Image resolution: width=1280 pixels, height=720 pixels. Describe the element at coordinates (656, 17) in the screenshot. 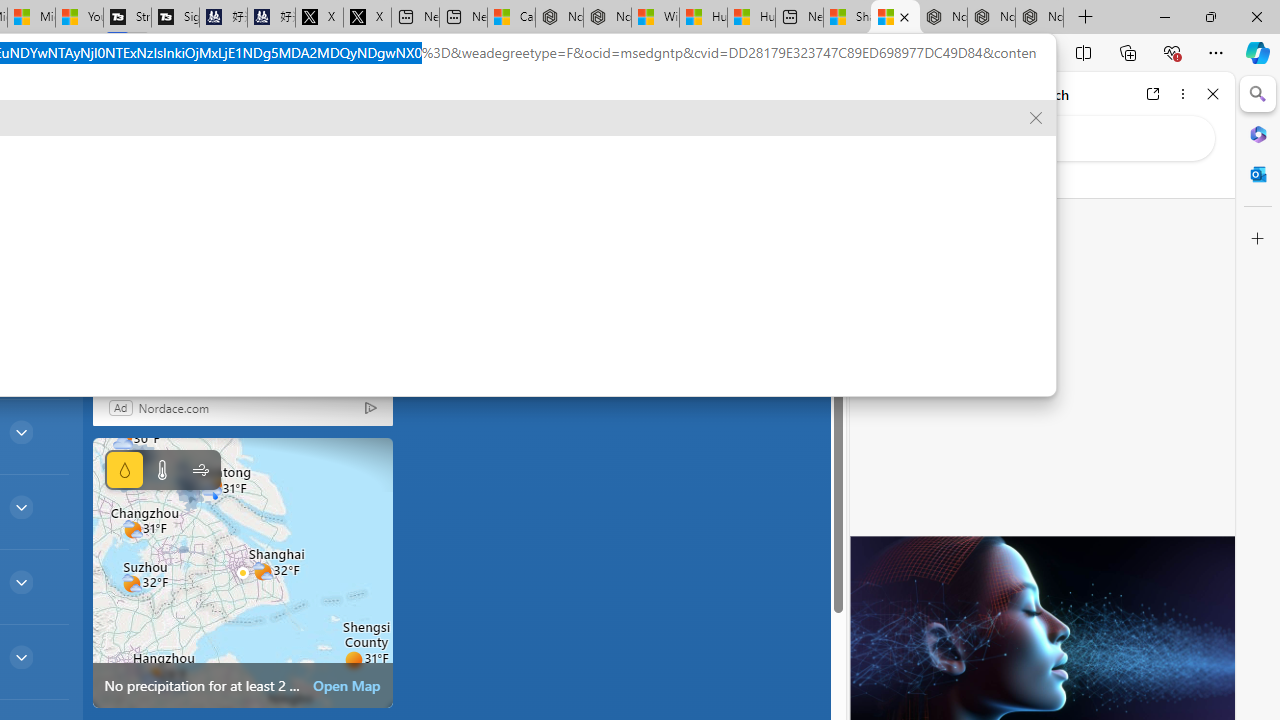

I see `'Wildlife - MSN'` at that location.